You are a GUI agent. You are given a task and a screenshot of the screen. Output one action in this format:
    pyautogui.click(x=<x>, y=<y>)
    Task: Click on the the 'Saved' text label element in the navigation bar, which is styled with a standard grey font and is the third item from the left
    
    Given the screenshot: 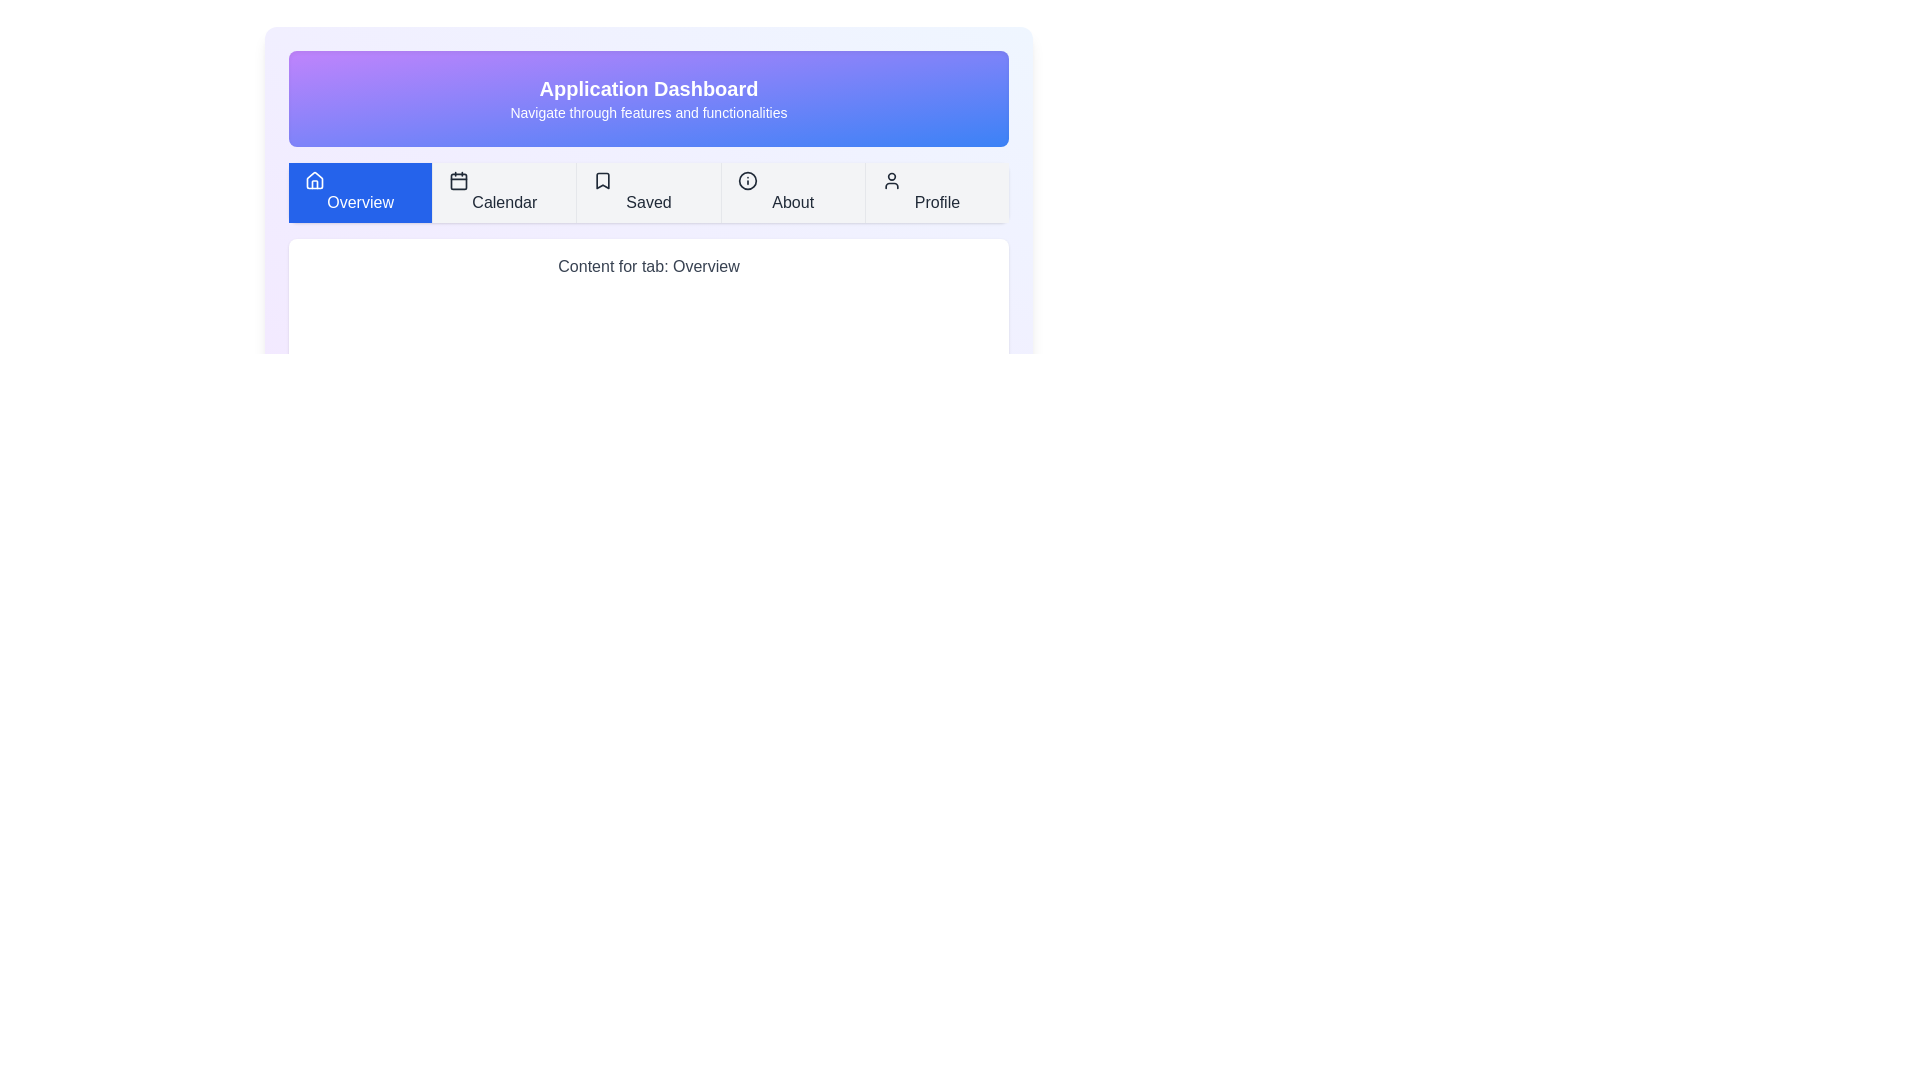 What is the action you would take?
    pyautogui.click(x=648, y=202)
    